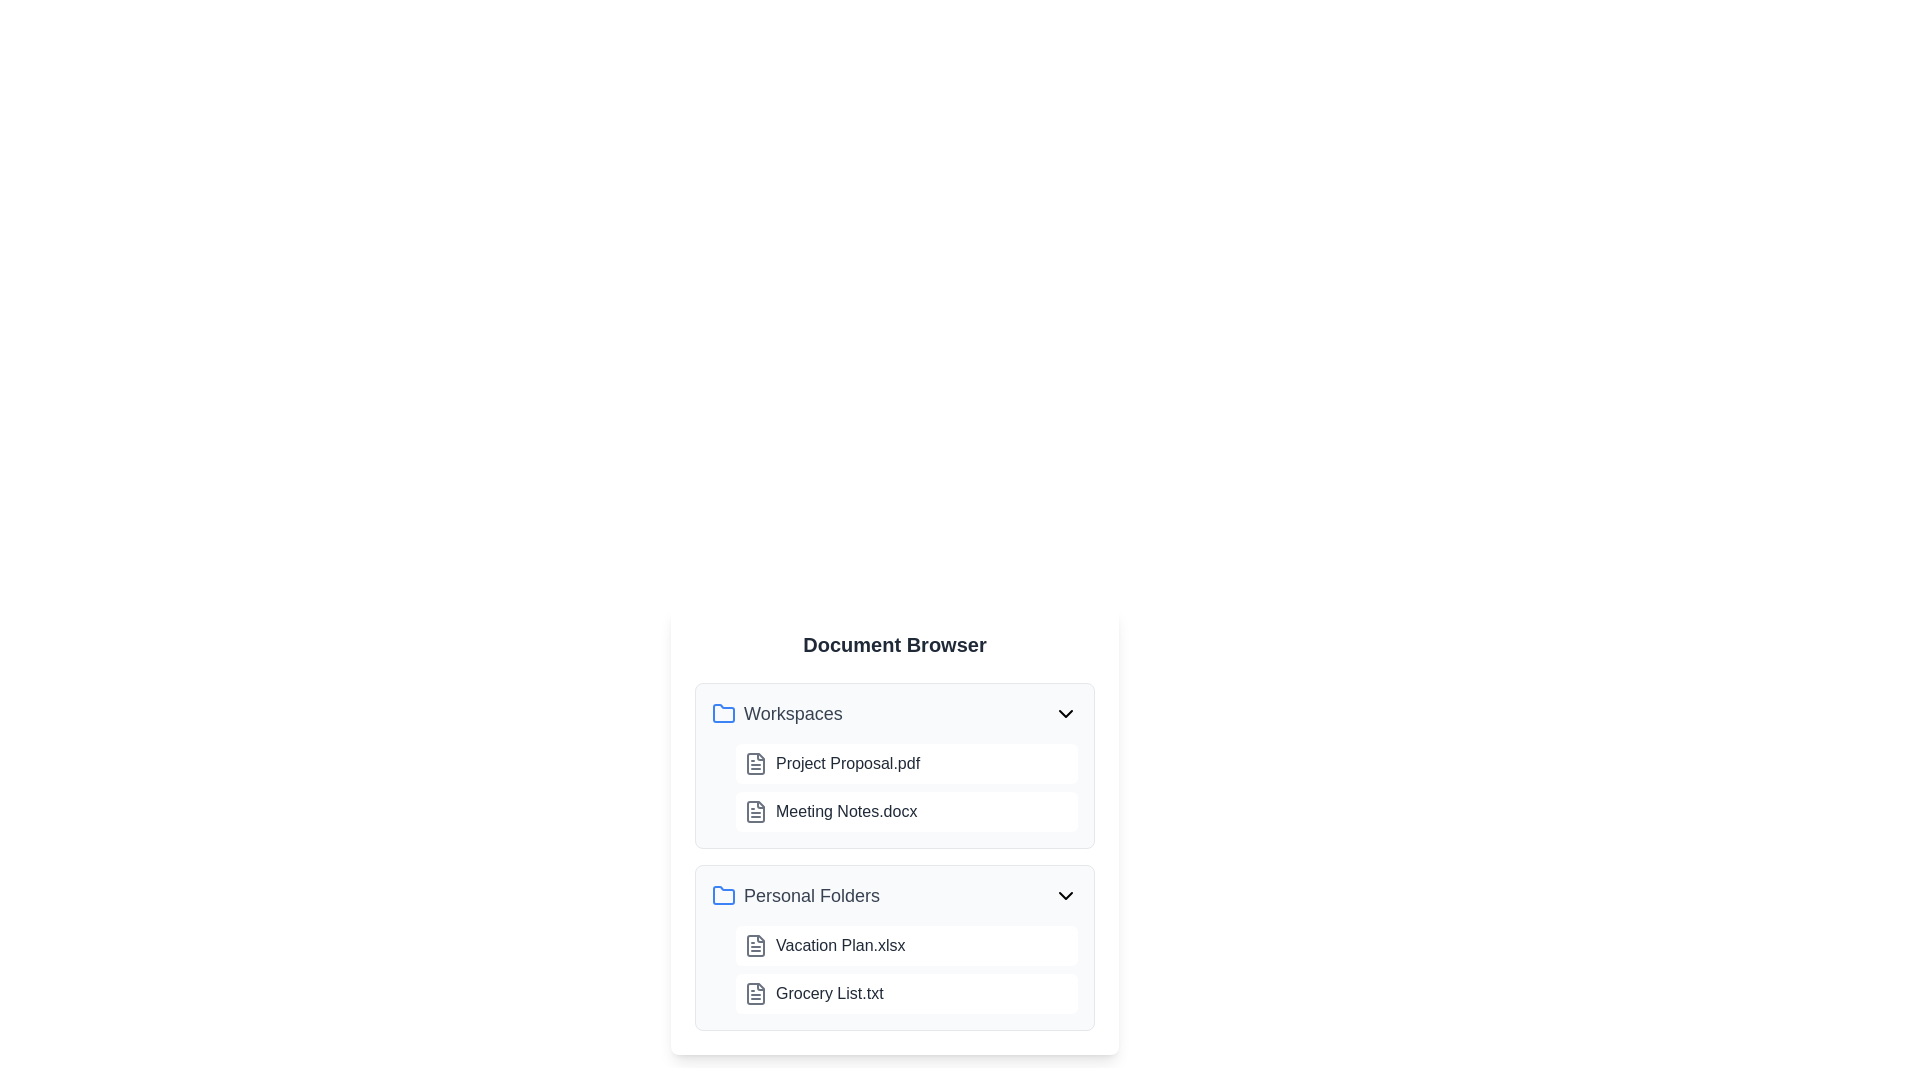 The width and height of the screenshot is (1920, 1080). Describe the element at coordinates (754, 812) in the screenshot. I see `the document file icon representing 'Meeting Notes.docx' in the 'Workspaces' section of the 'Document Browser'` at that location.